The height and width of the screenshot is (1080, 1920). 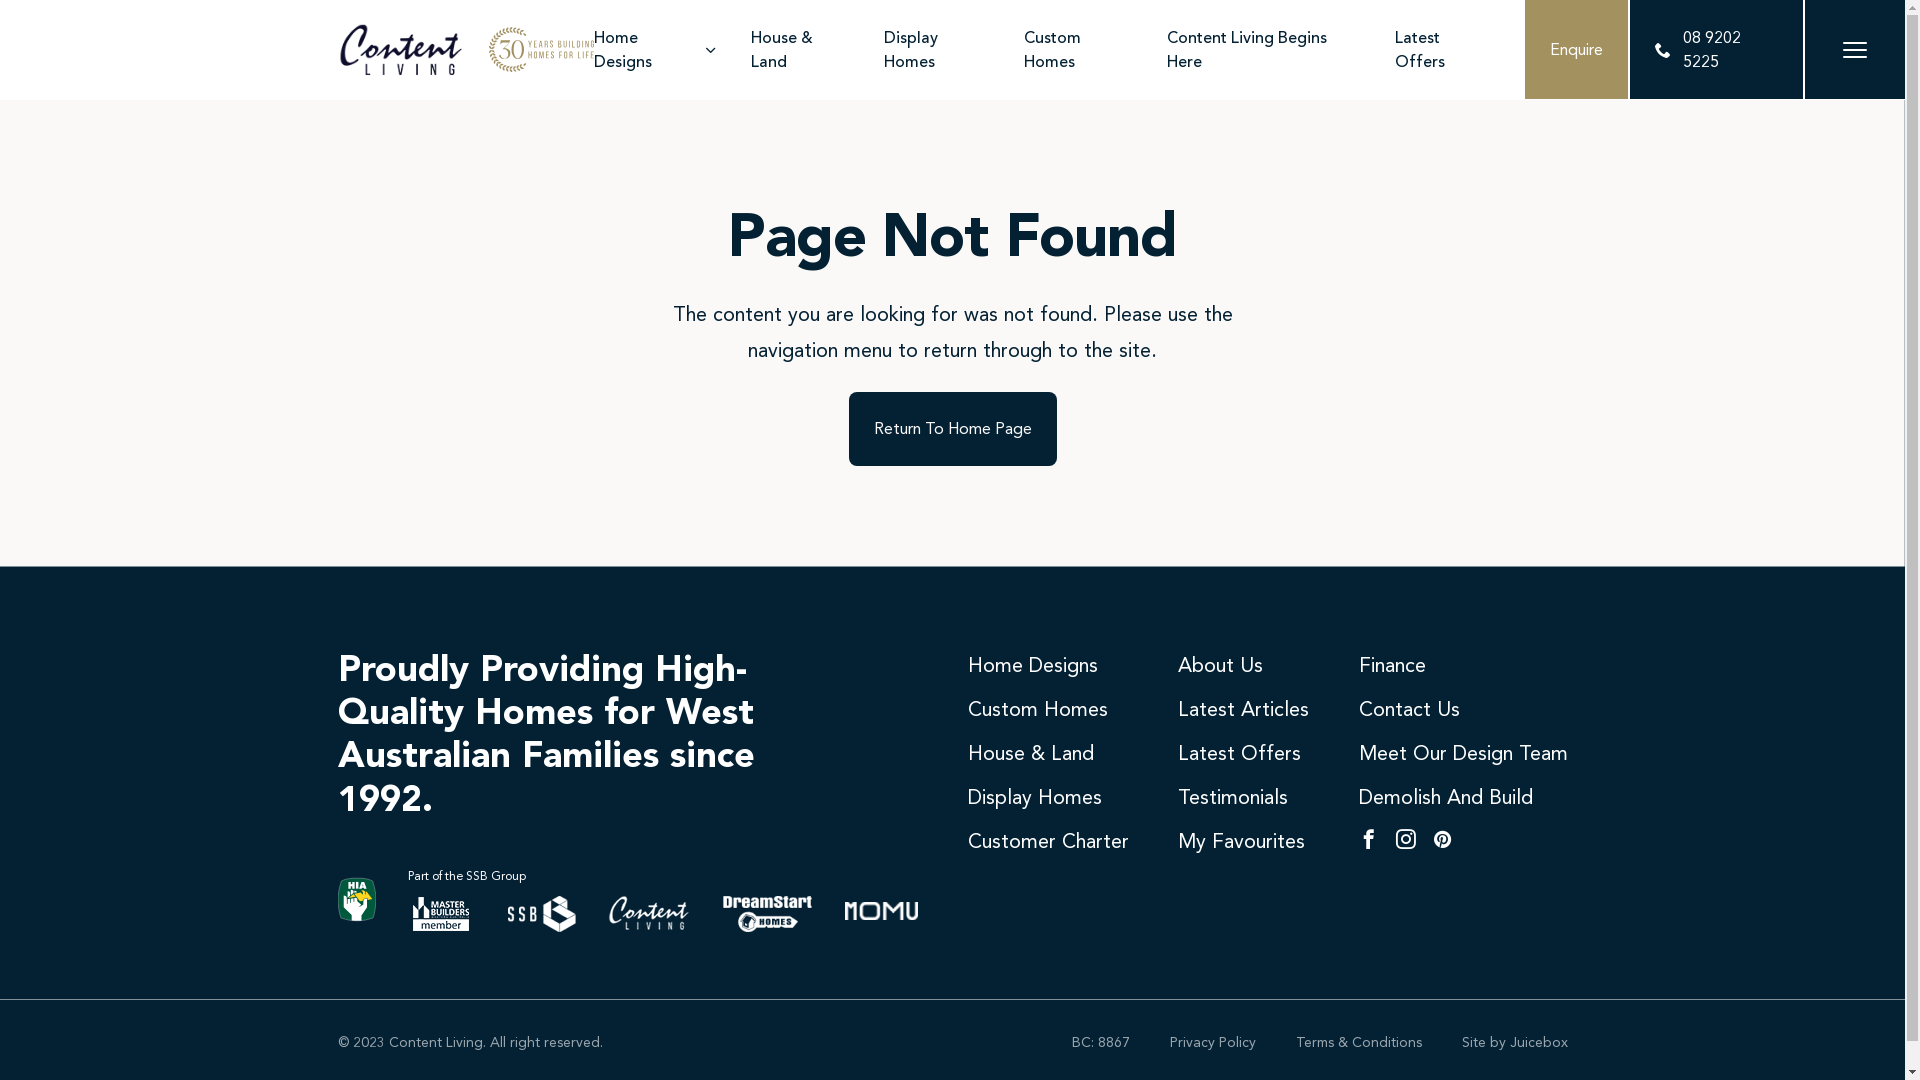 What do you see at coordinates (1367, 840) in the screenshot?
I see `'Facebook'` at bounding box center [1367, 840].